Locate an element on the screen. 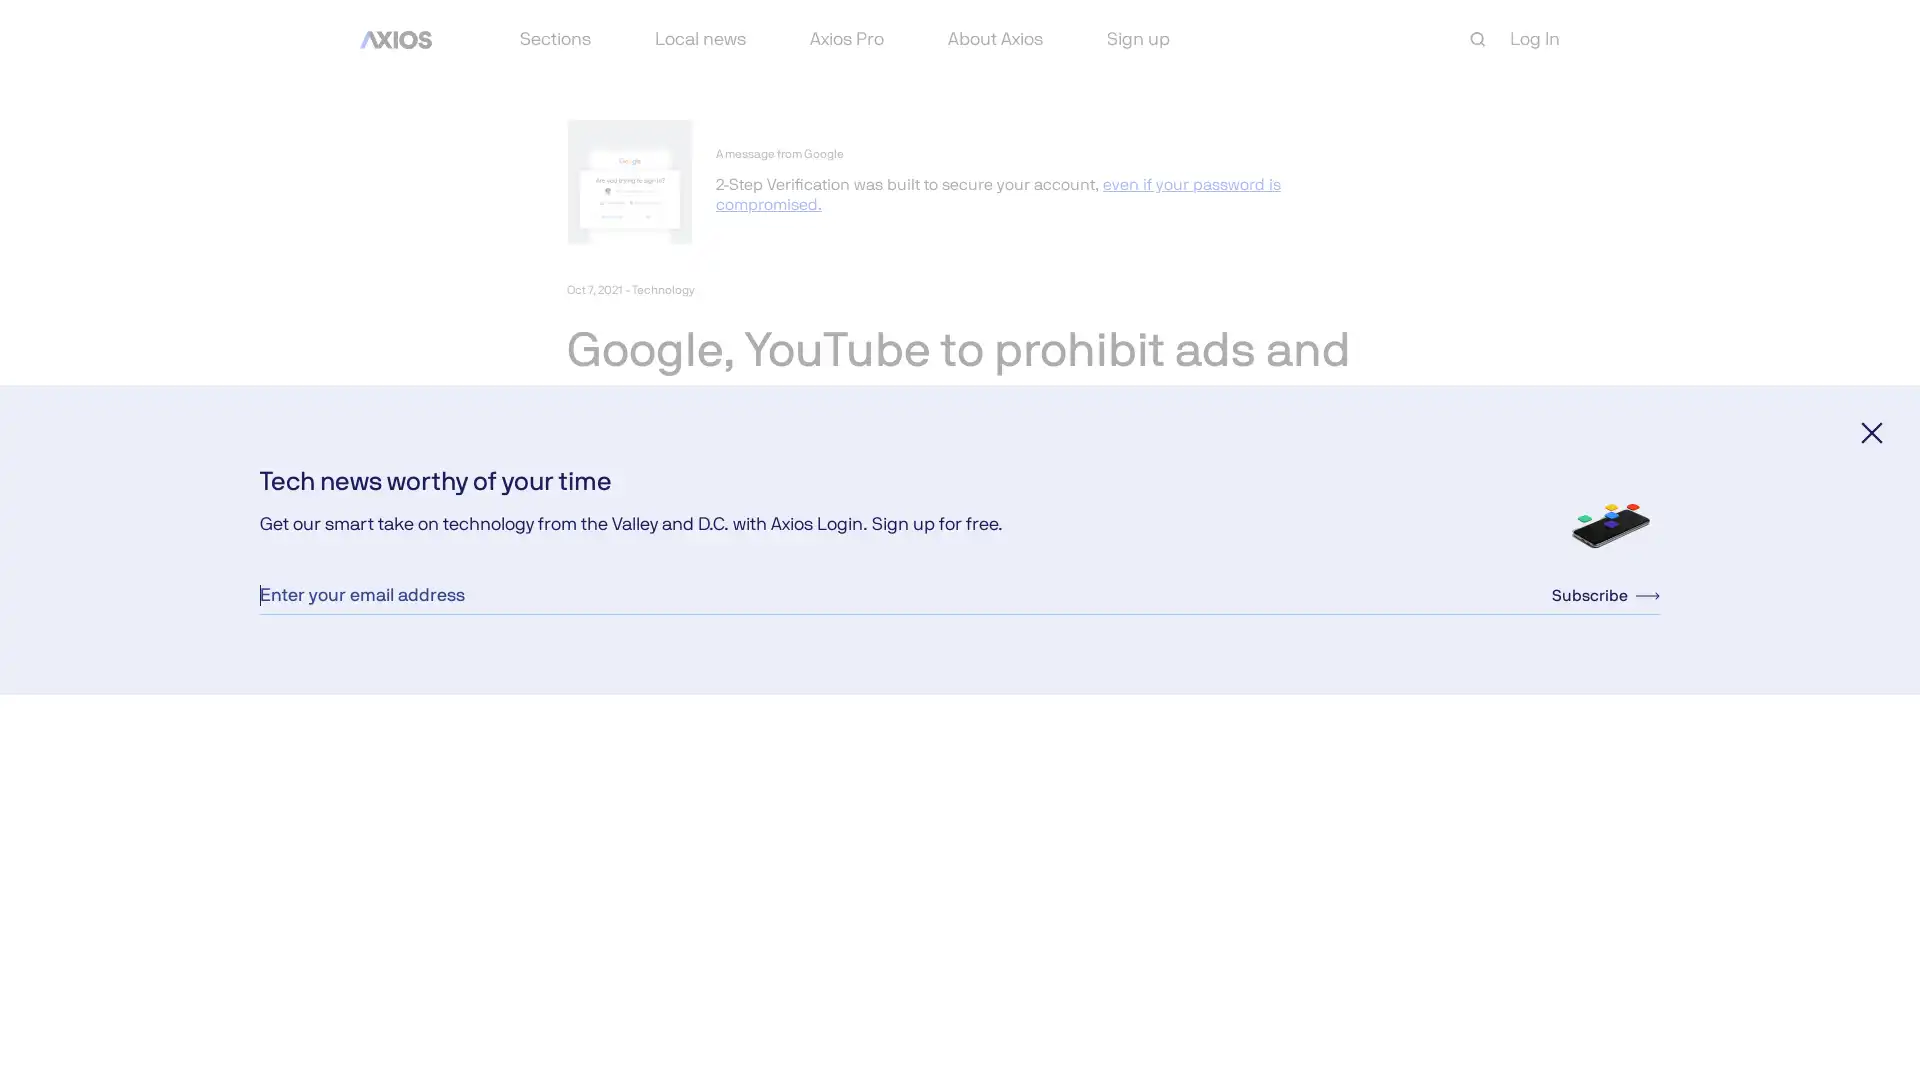 Image resolution: width=1920 pixels, height=1080 pixels. open search is located at coordinates (1478, 39).